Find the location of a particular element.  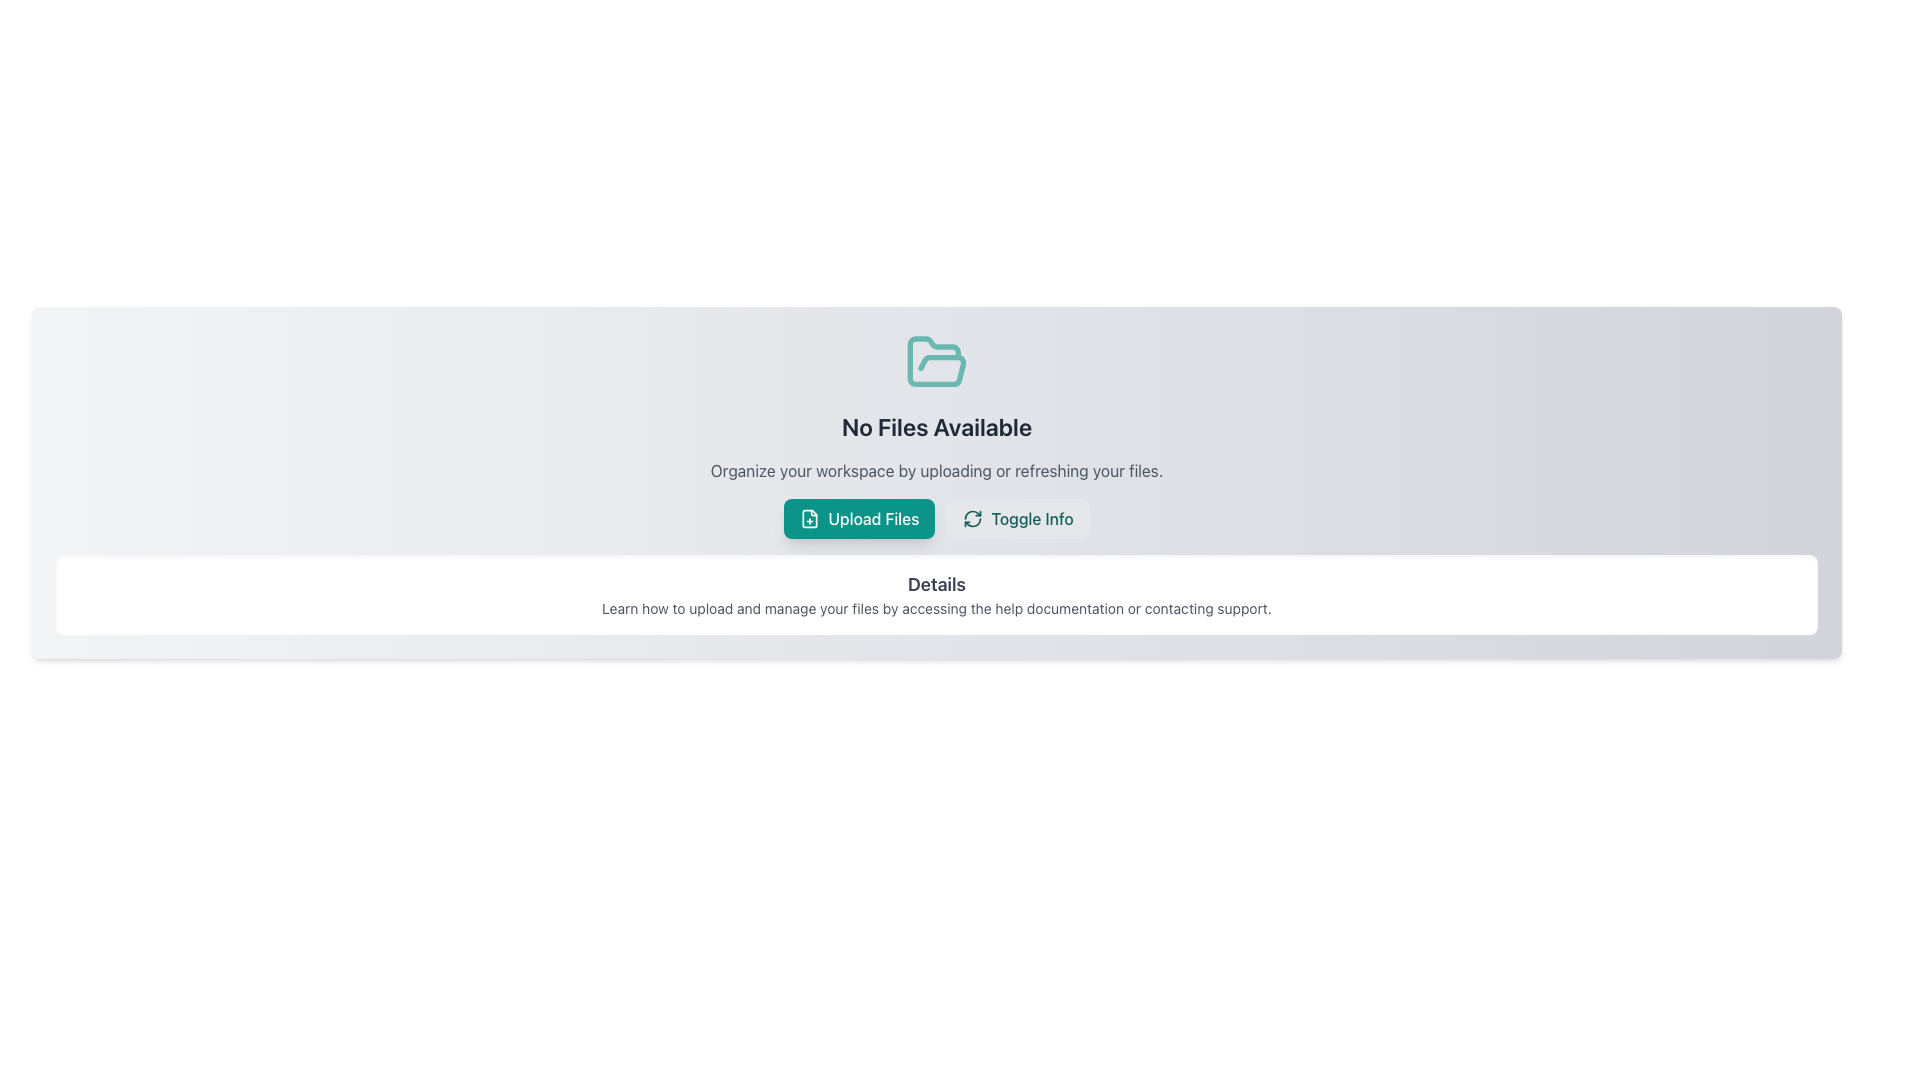

text of the Label that states: 'Learn how to upload and manage your files by accessing the help documentation or contacting support.' which is located below the 'Details' text is located at coordinates (935, 608).